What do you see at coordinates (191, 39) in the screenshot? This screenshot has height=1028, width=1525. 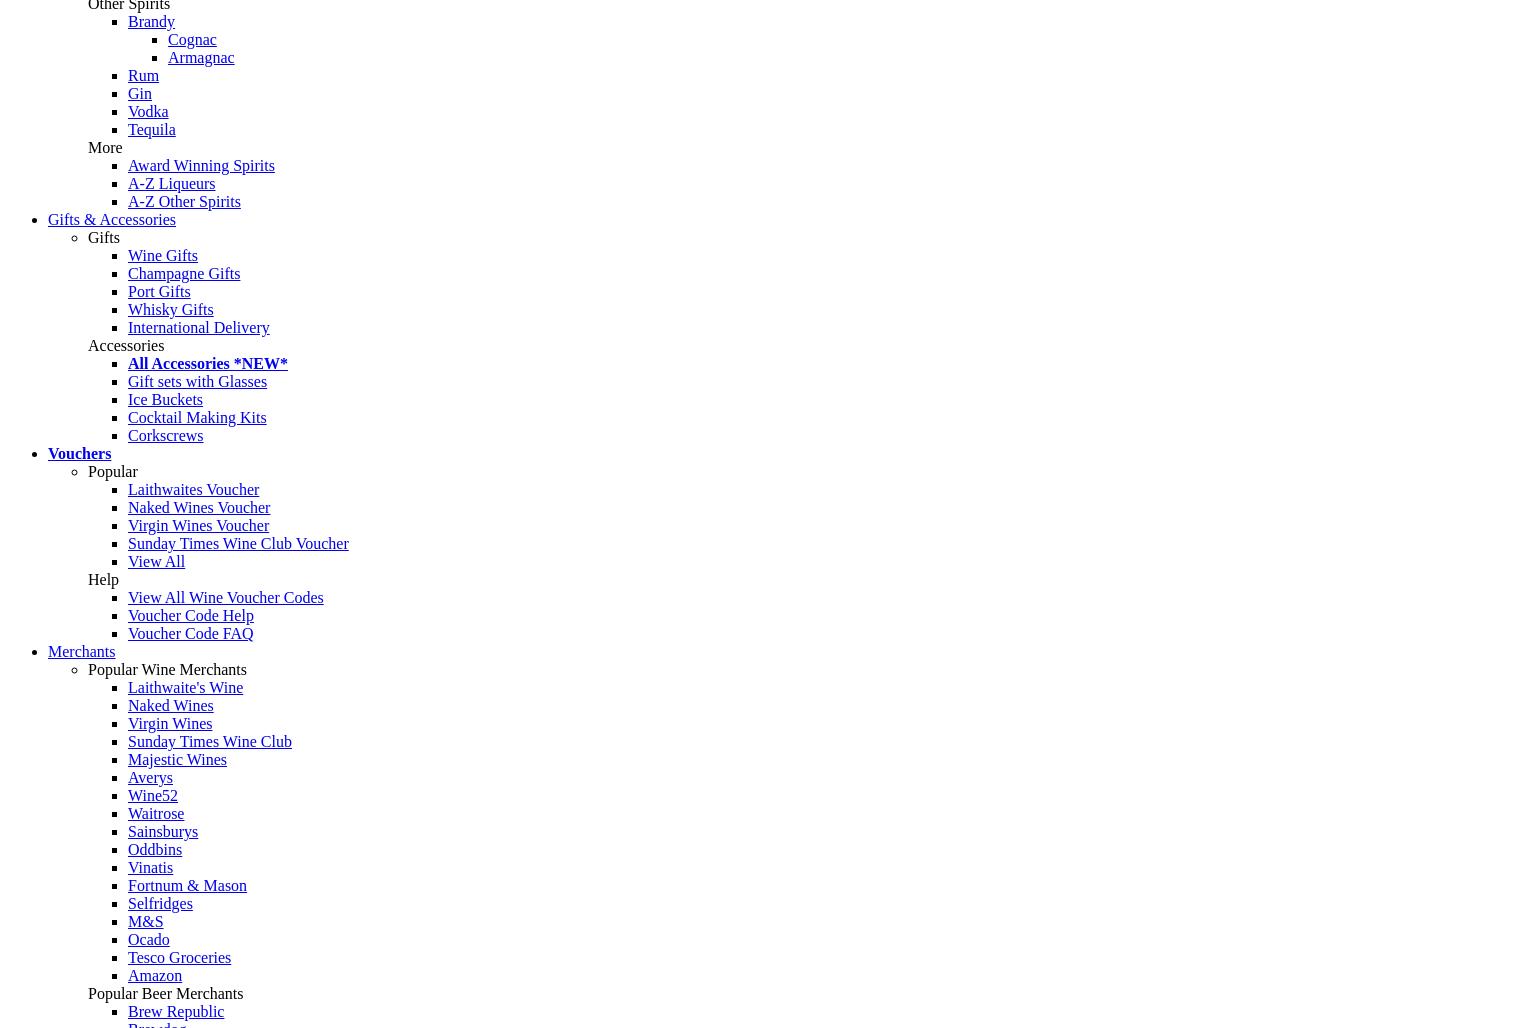 I see `'Cognac'` at bounding box center [191, 39].